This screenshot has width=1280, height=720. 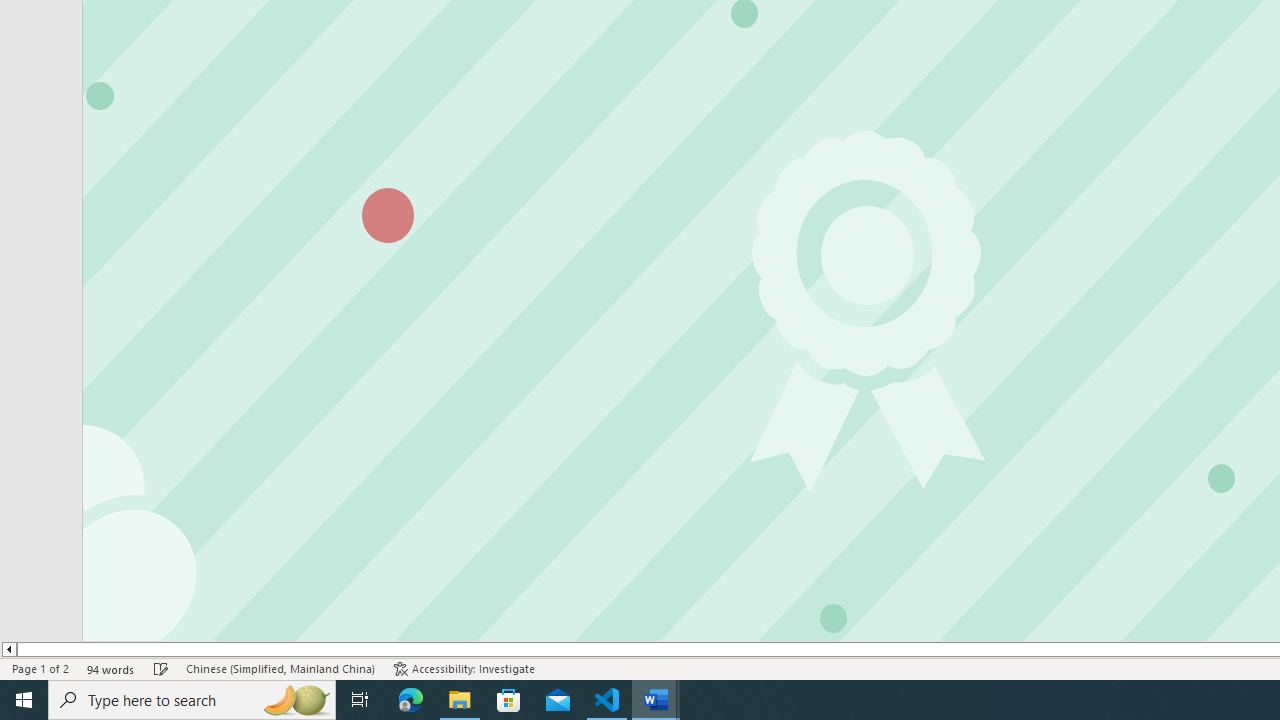 I want to click on 'Word Count 94 words', so click(x=110, y=669).